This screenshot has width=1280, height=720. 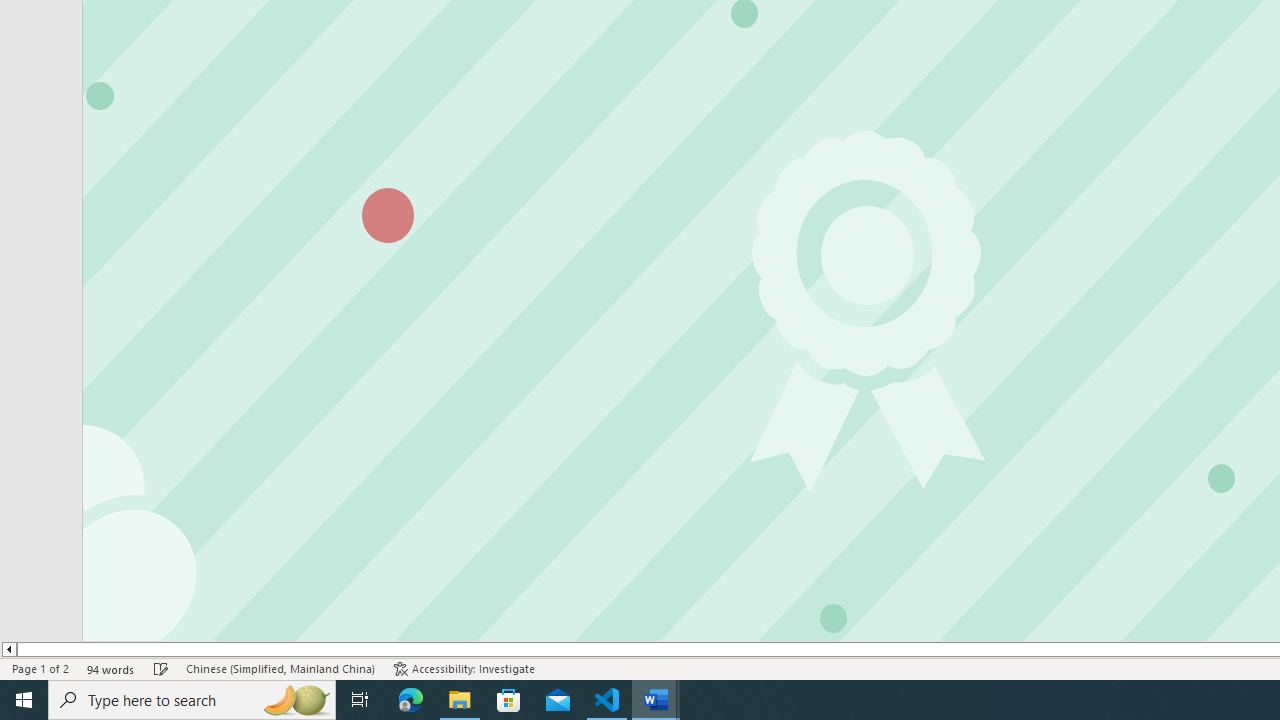 I want to click on 'Word Count 94 words', so click(x=110, y=669).